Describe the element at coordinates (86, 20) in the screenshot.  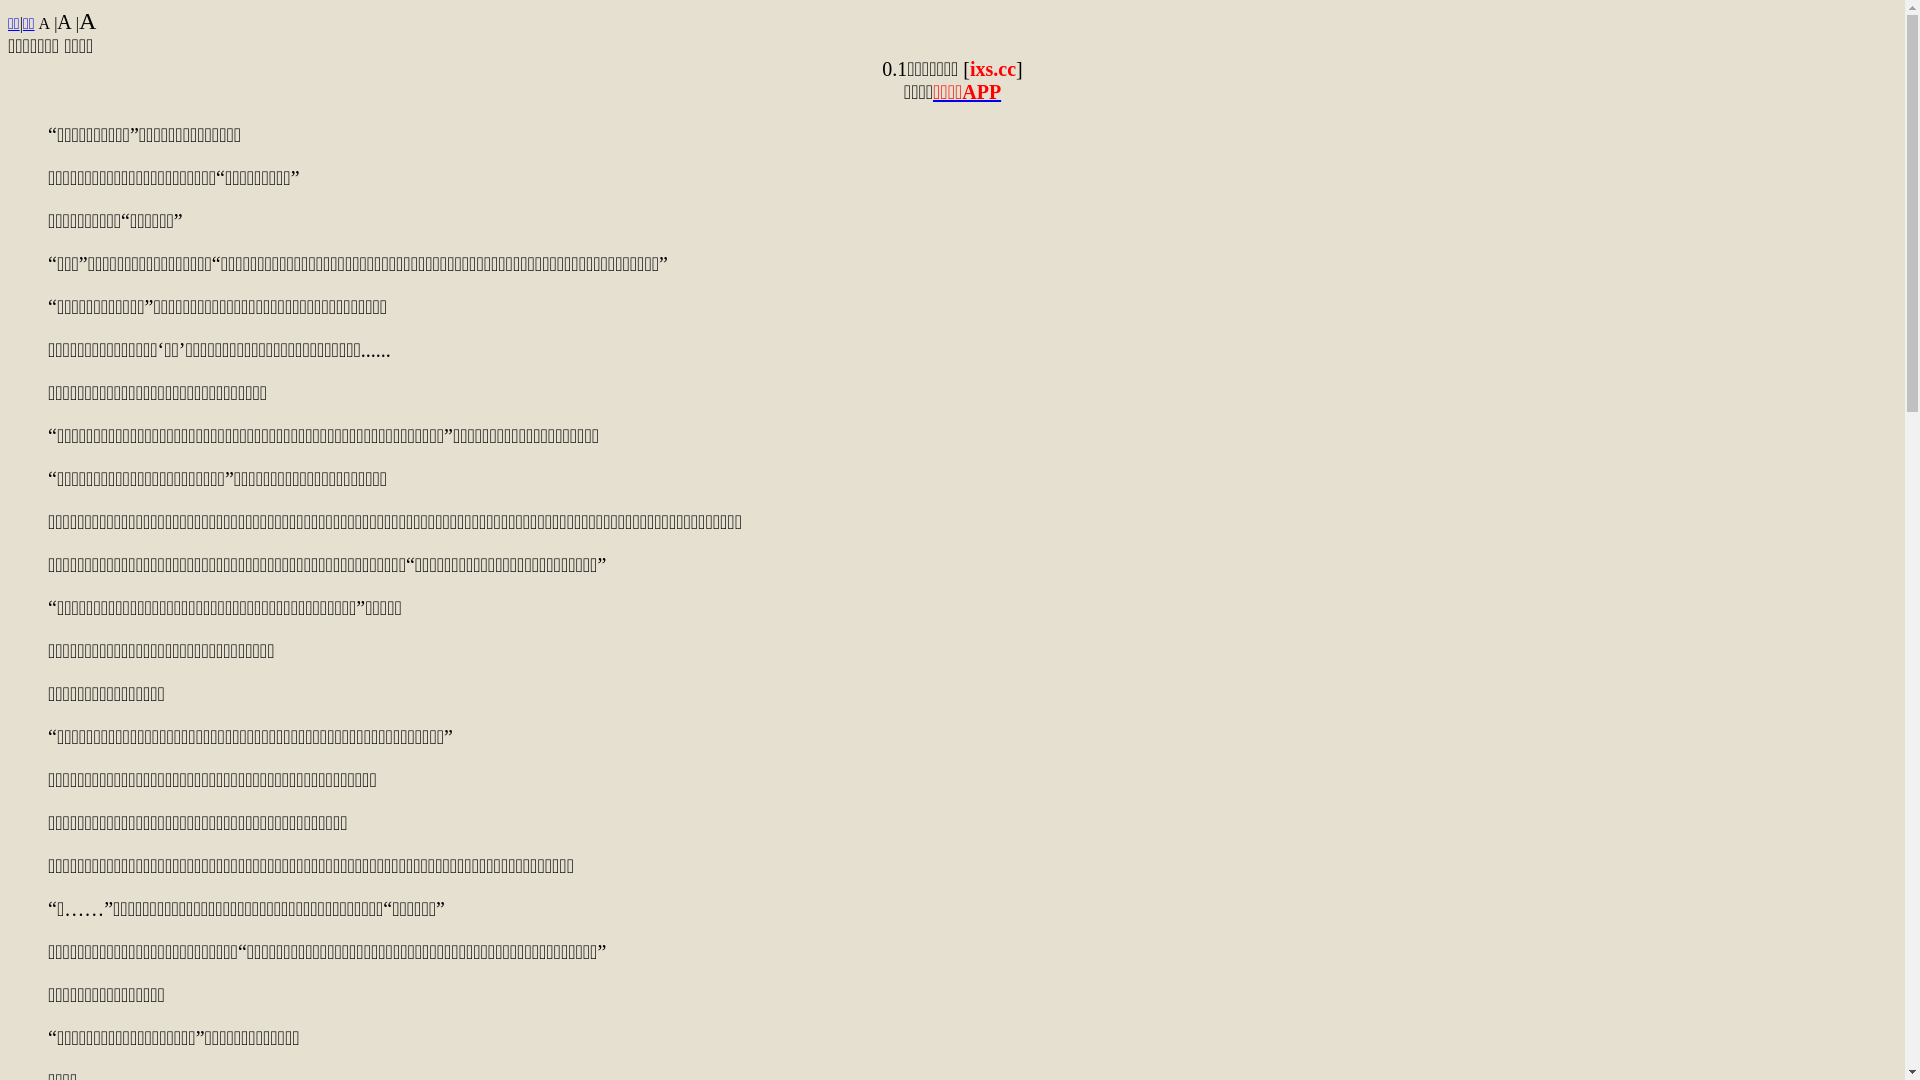
I see `'A'` at that location.